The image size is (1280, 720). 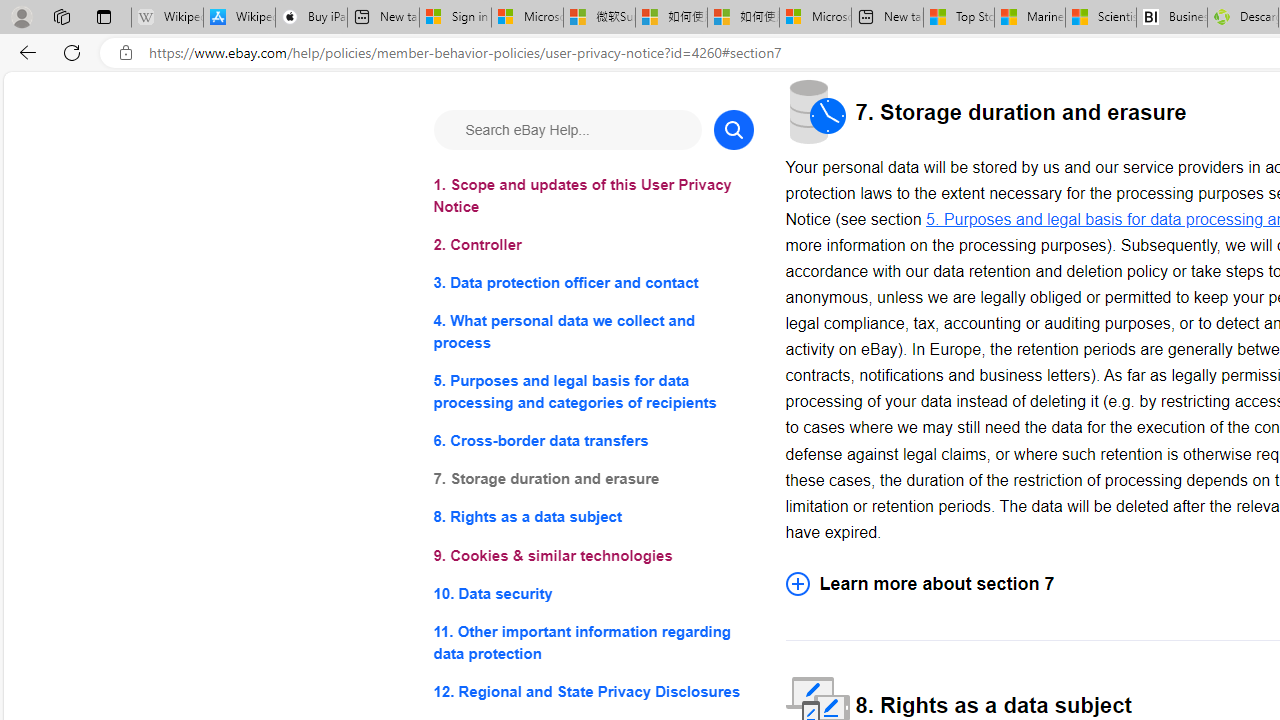 I want to click on '4. What personal data we collect and process', so click(x=592, y=331).